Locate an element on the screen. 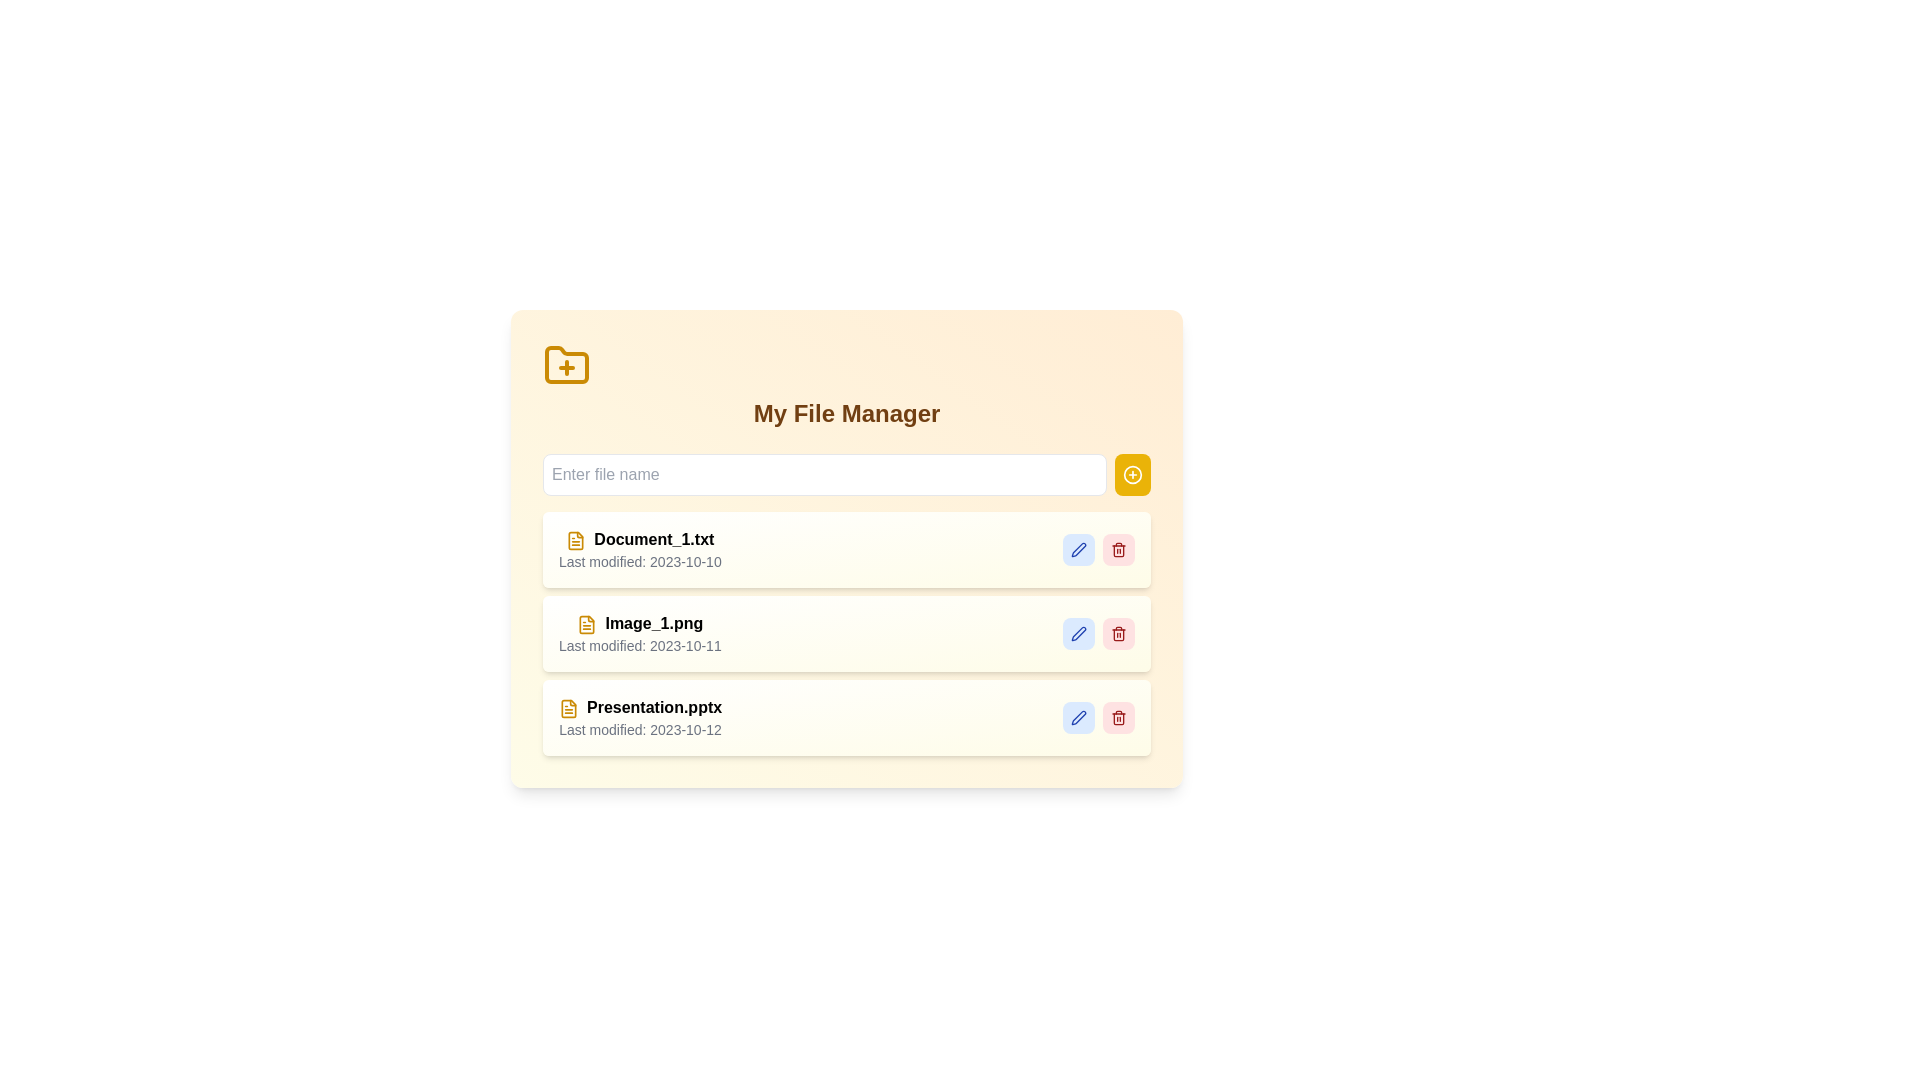  the small red rounded rectangle button with a trash can icon is located at coordinates (1117, 550).